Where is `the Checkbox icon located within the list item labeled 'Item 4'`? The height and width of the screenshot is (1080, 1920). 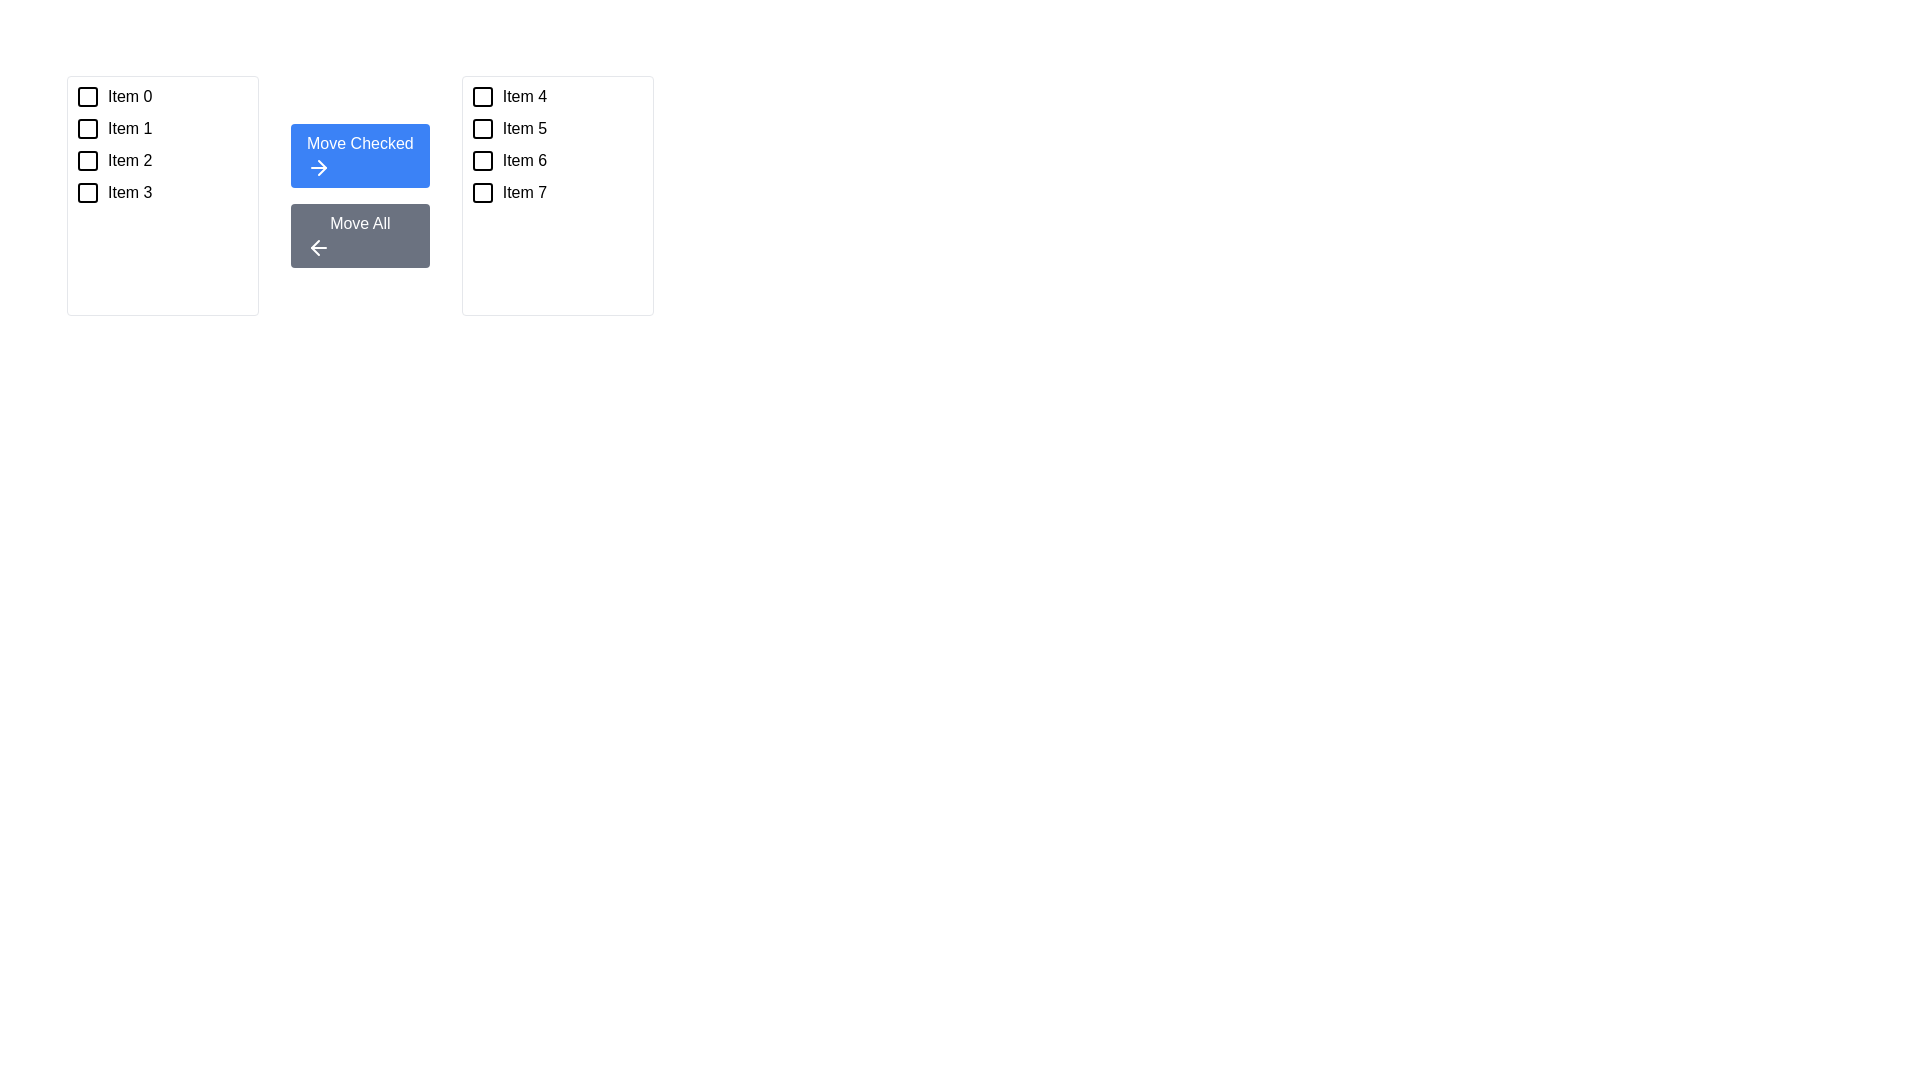
the Checkbox icon located within the list item labeled 'Item 4' is located at coordinates (482, 96).